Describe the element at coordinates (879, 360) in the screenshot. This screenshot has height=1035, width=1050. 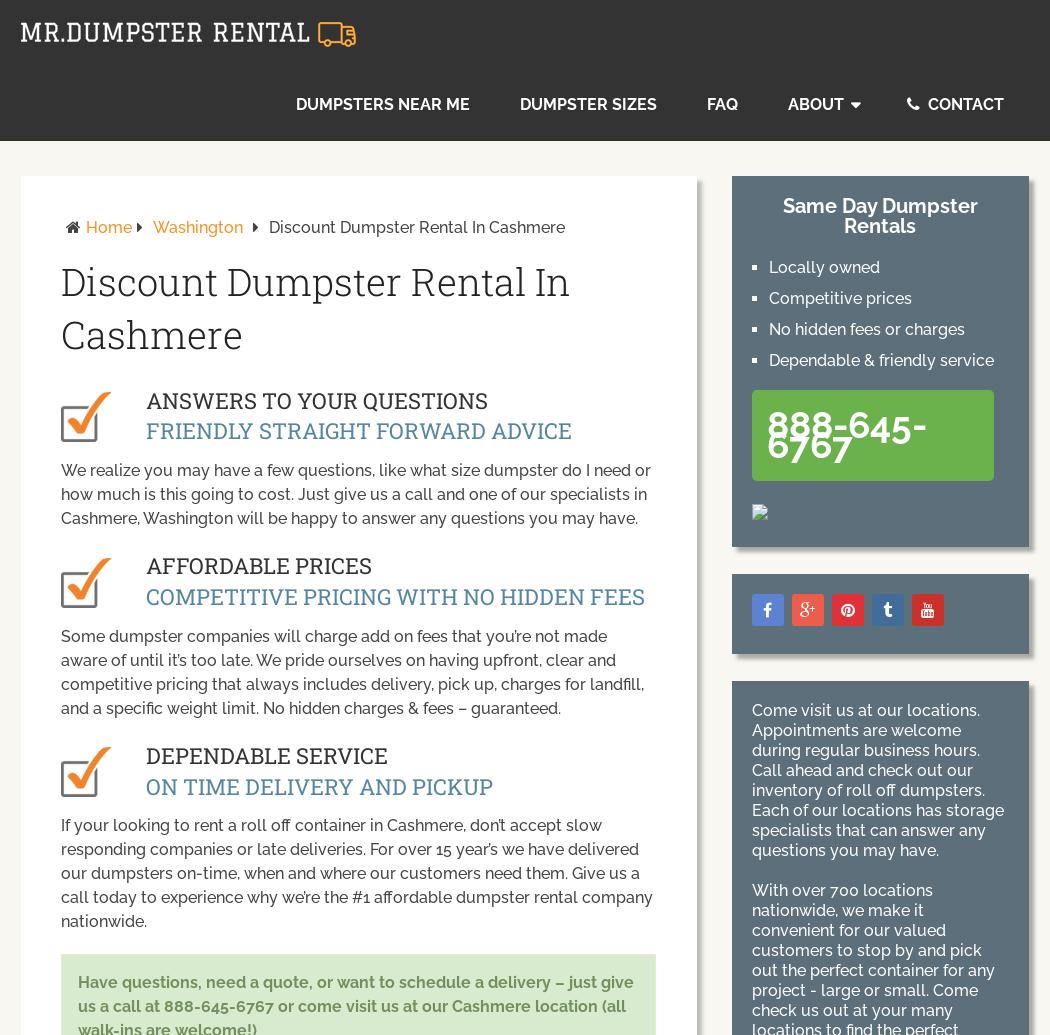
I see `'Dependable & friendly service'` at that location.